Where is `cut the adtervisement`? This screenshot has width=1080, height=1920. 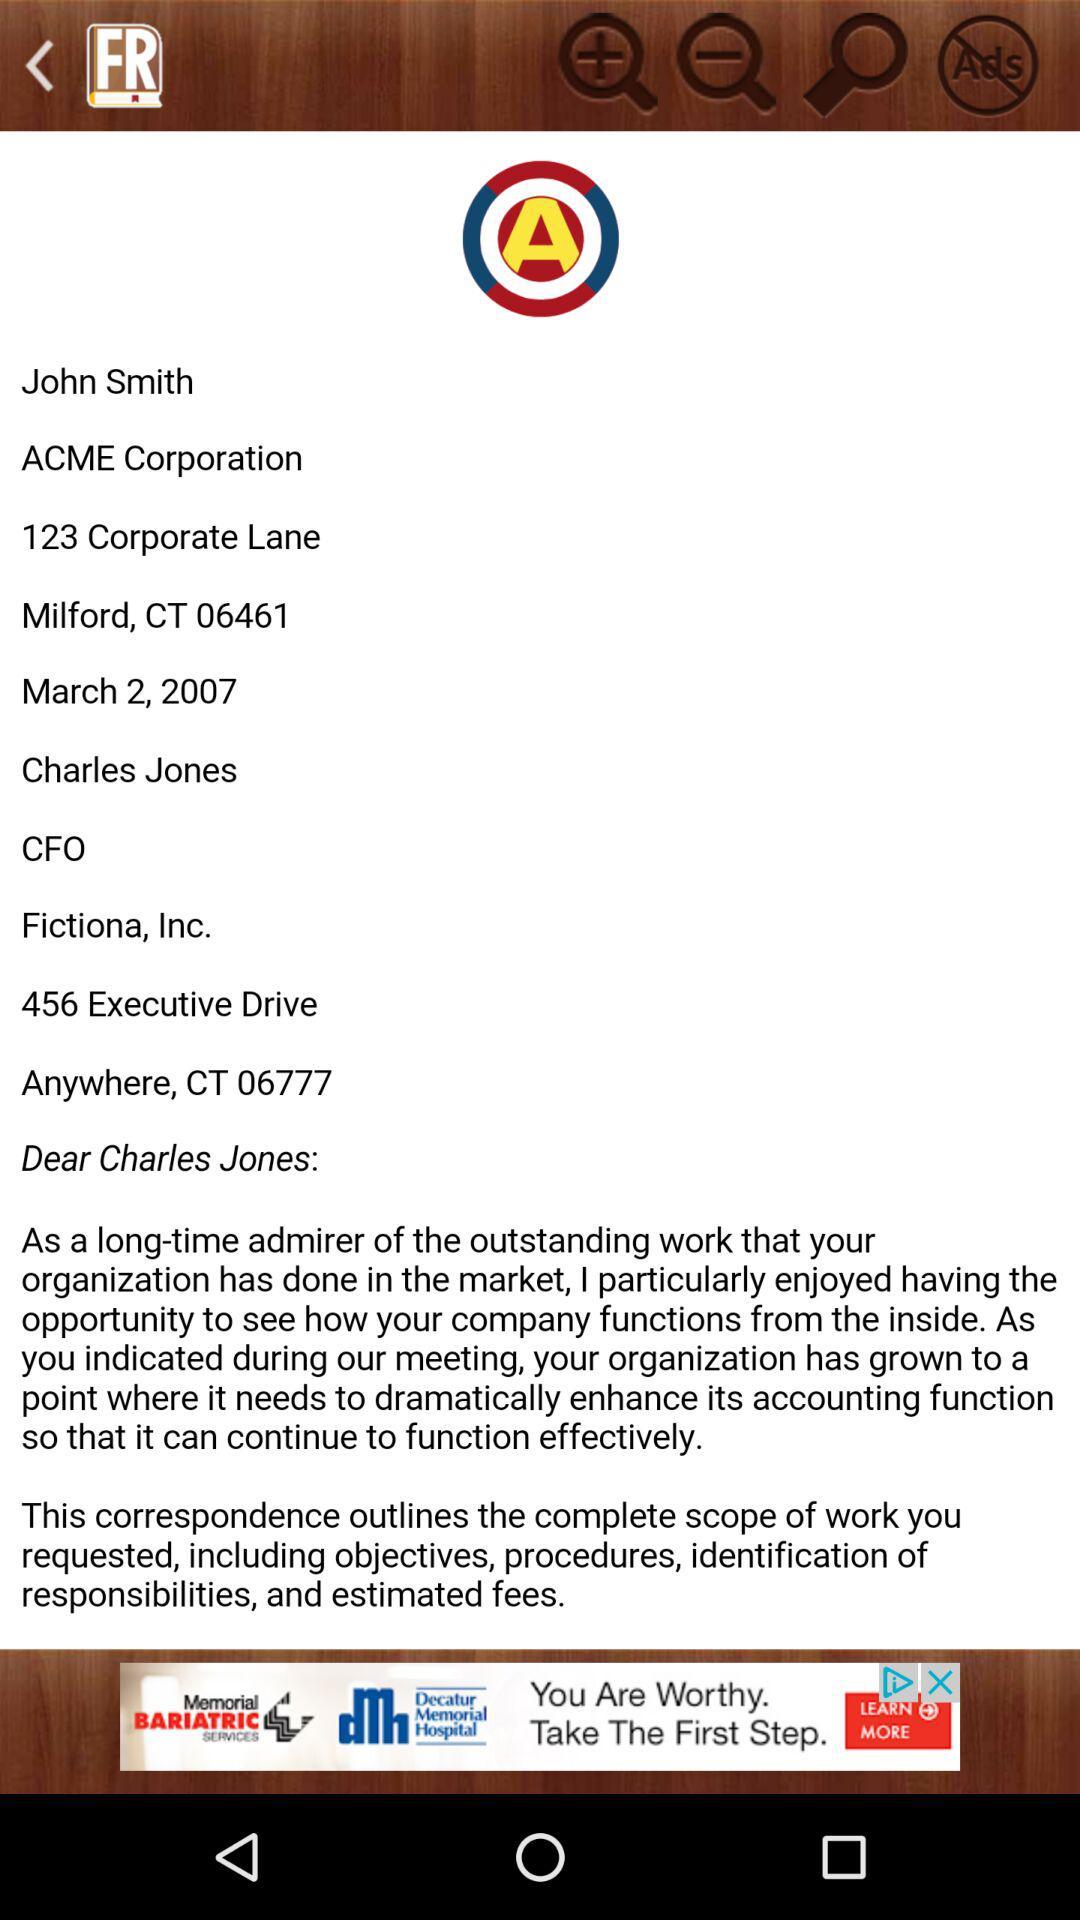 cut the adtervisement is located at coordinates (986, 65).